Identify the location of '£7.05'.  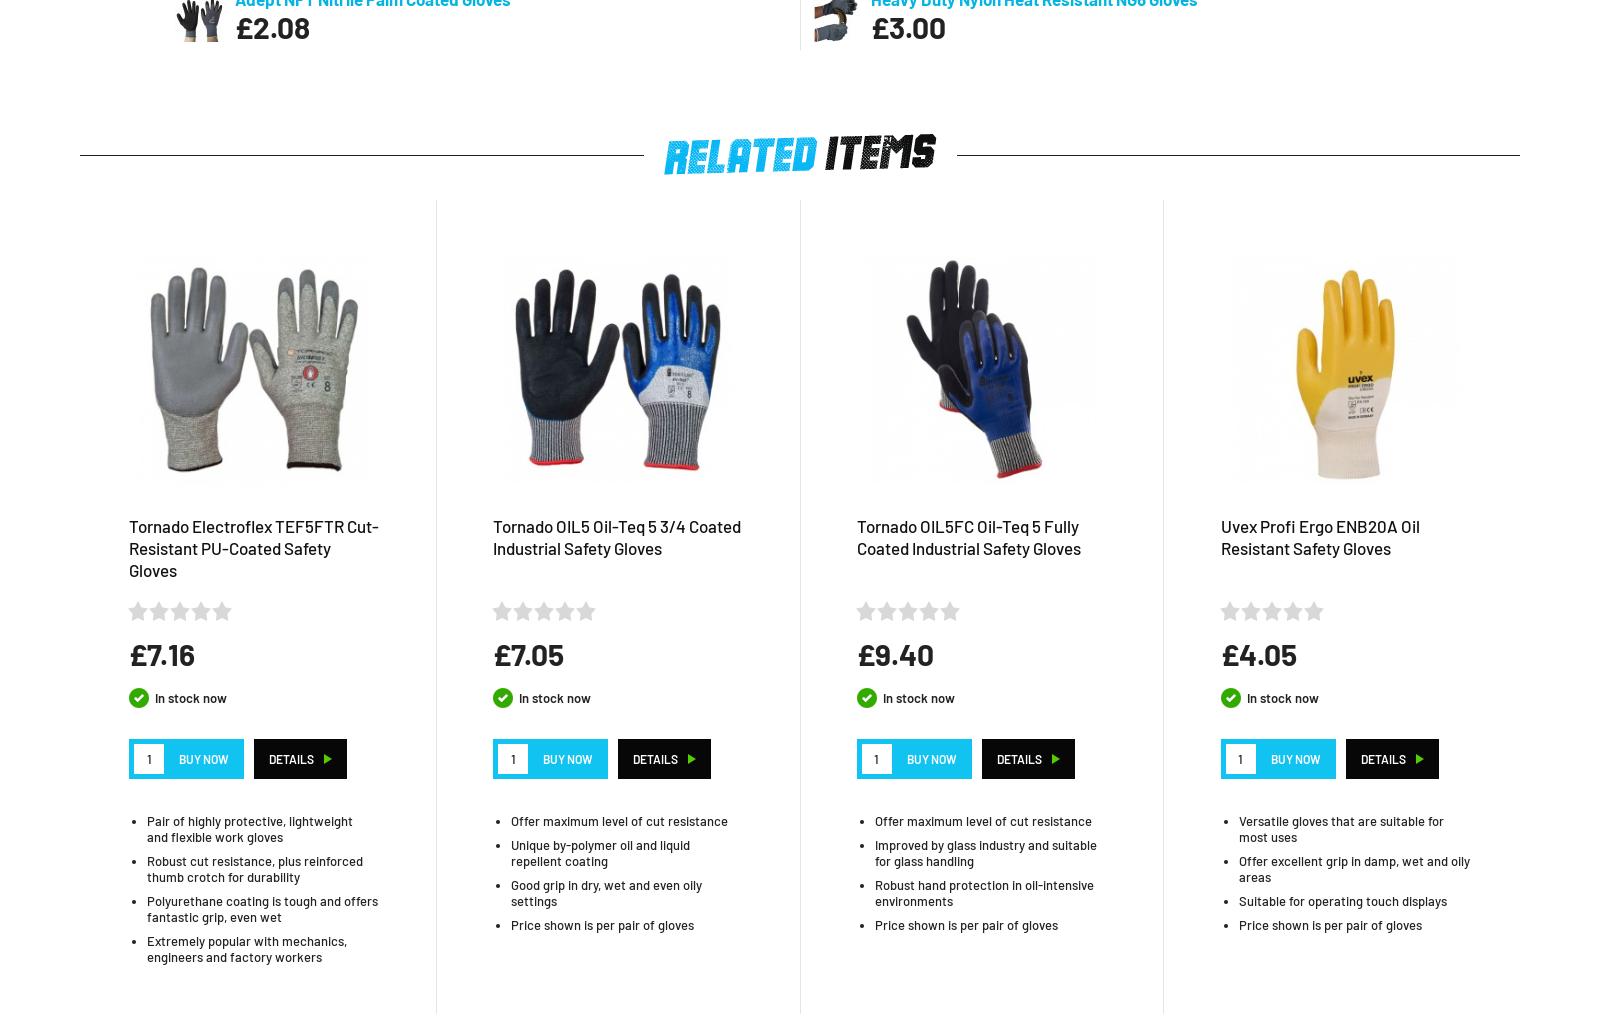
(527, 652).